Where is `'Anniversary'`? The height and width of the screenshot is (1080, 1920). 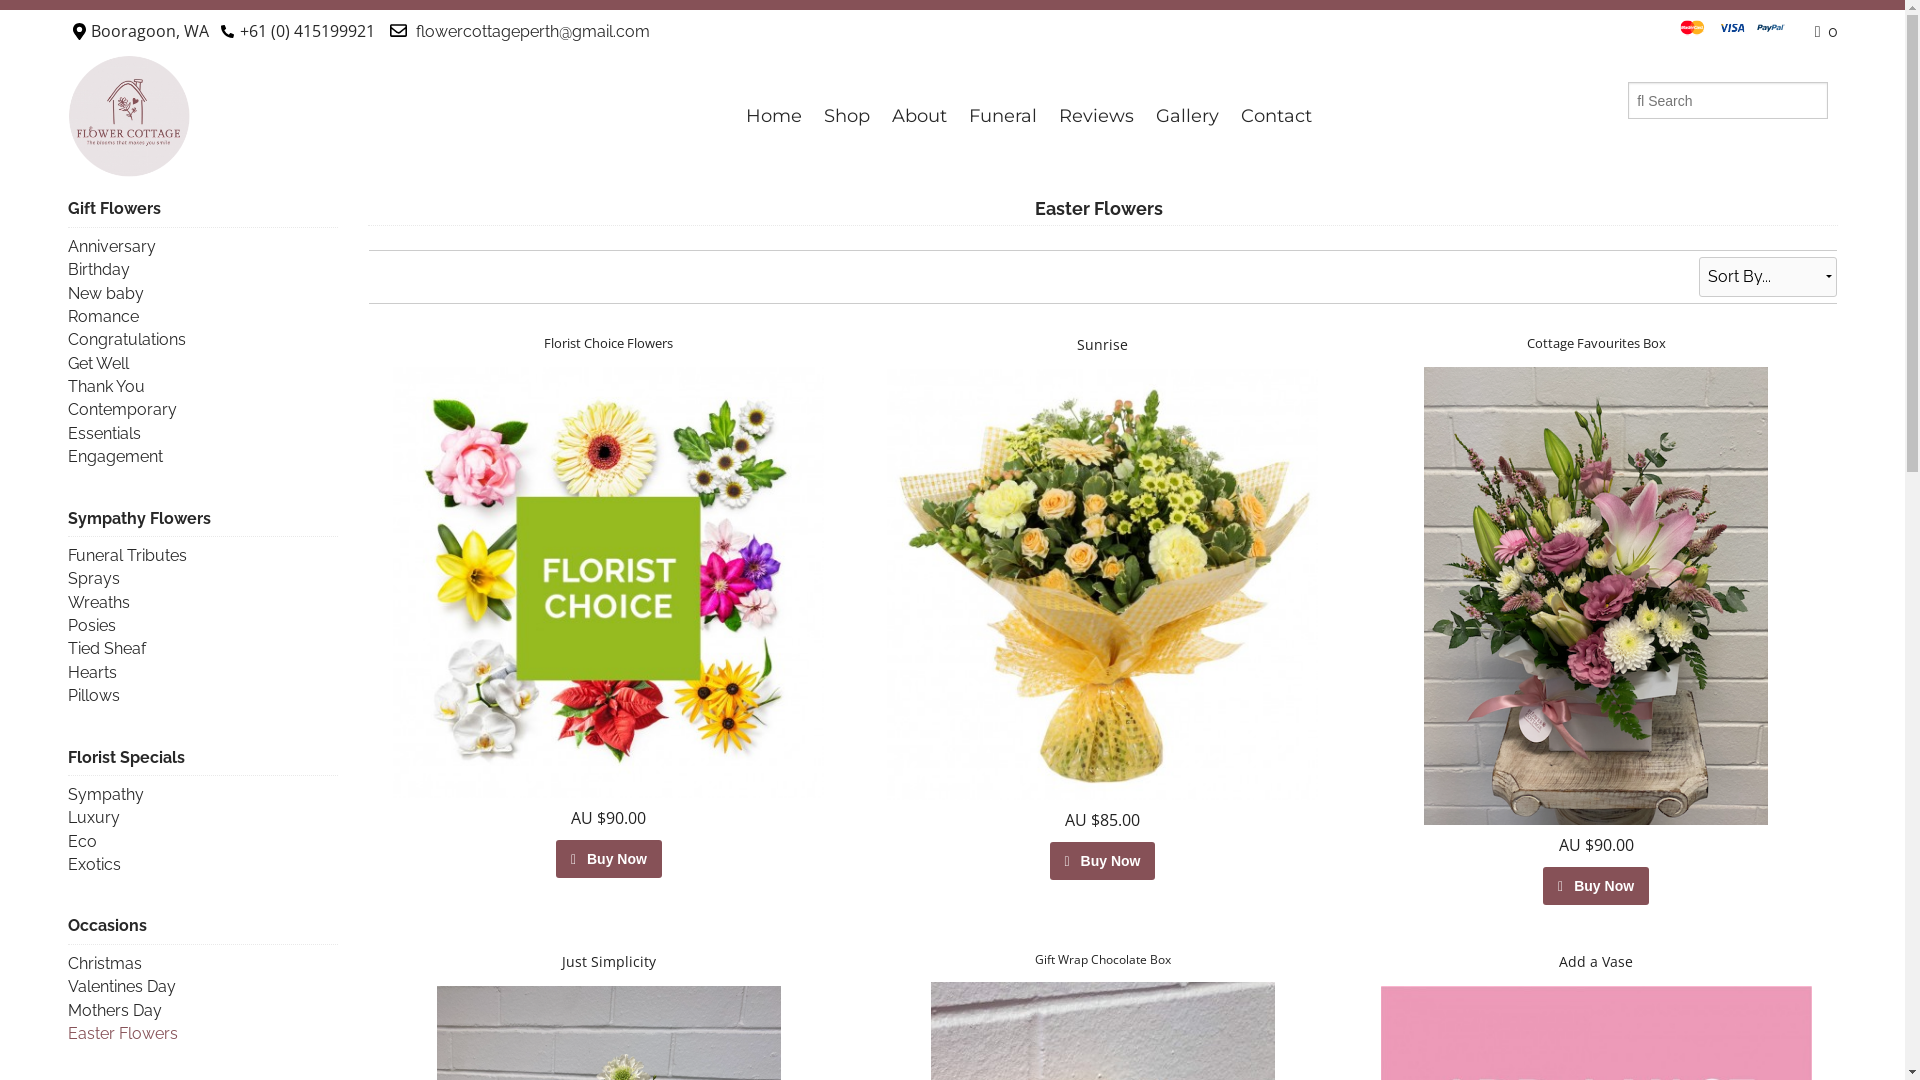 'Anniversary' is located at coordinates (110, 245).